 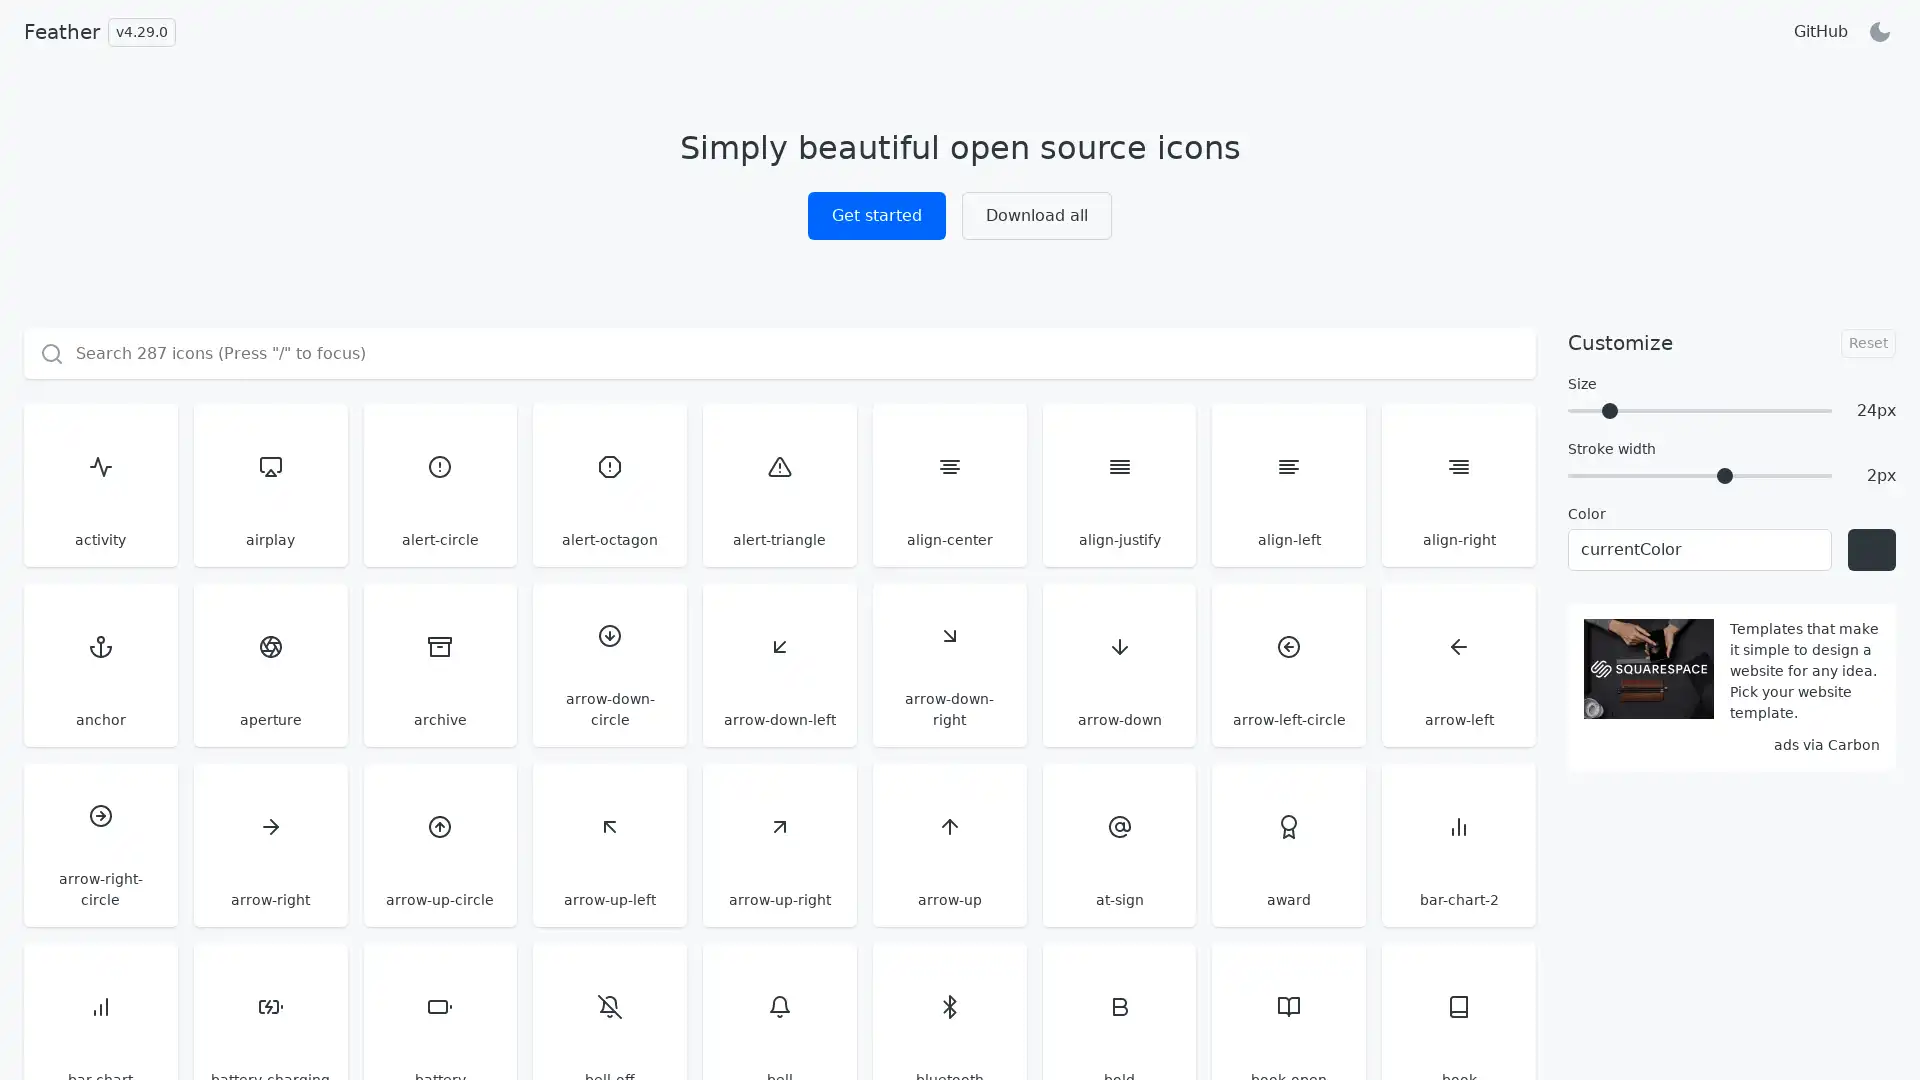 What do you see at coordinates (99, 485) in the screenshot?
I see `activity` at bounding box center [99, 485].